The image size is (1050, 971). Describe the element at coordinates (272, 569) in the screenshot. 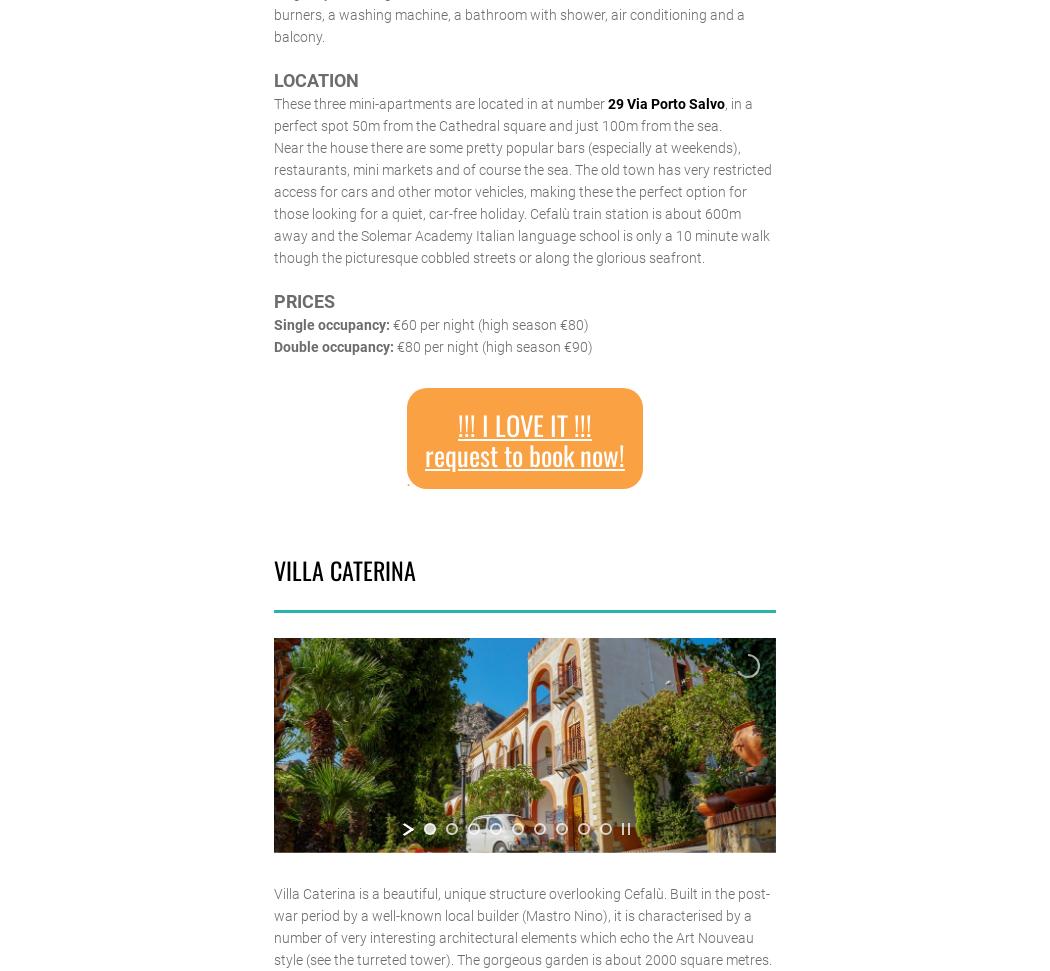

I see `'VILLA CATERINA'` at that location.